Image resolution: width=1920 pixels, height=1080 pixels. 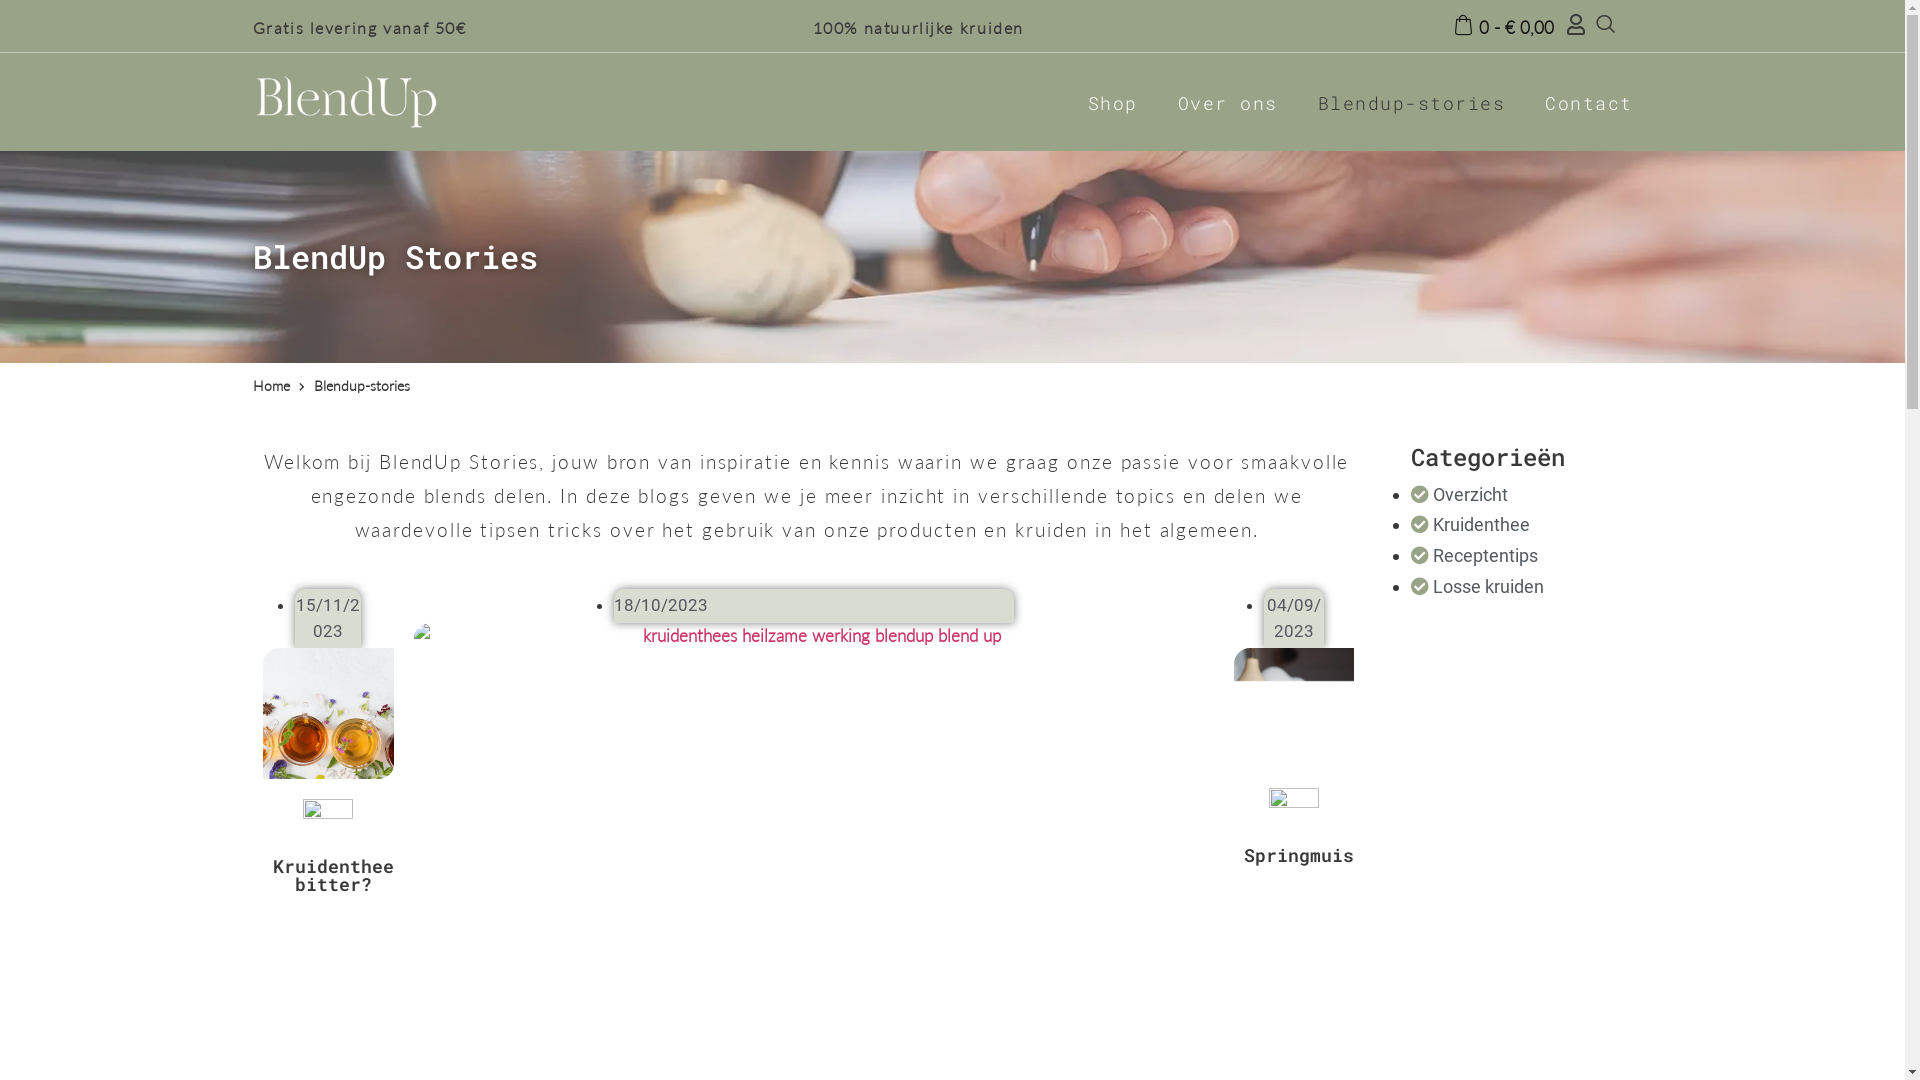 What do you see at coordinates (1112, 102) in the screenshot?
I see `'Shop'` at bounding box center [1112, 102].